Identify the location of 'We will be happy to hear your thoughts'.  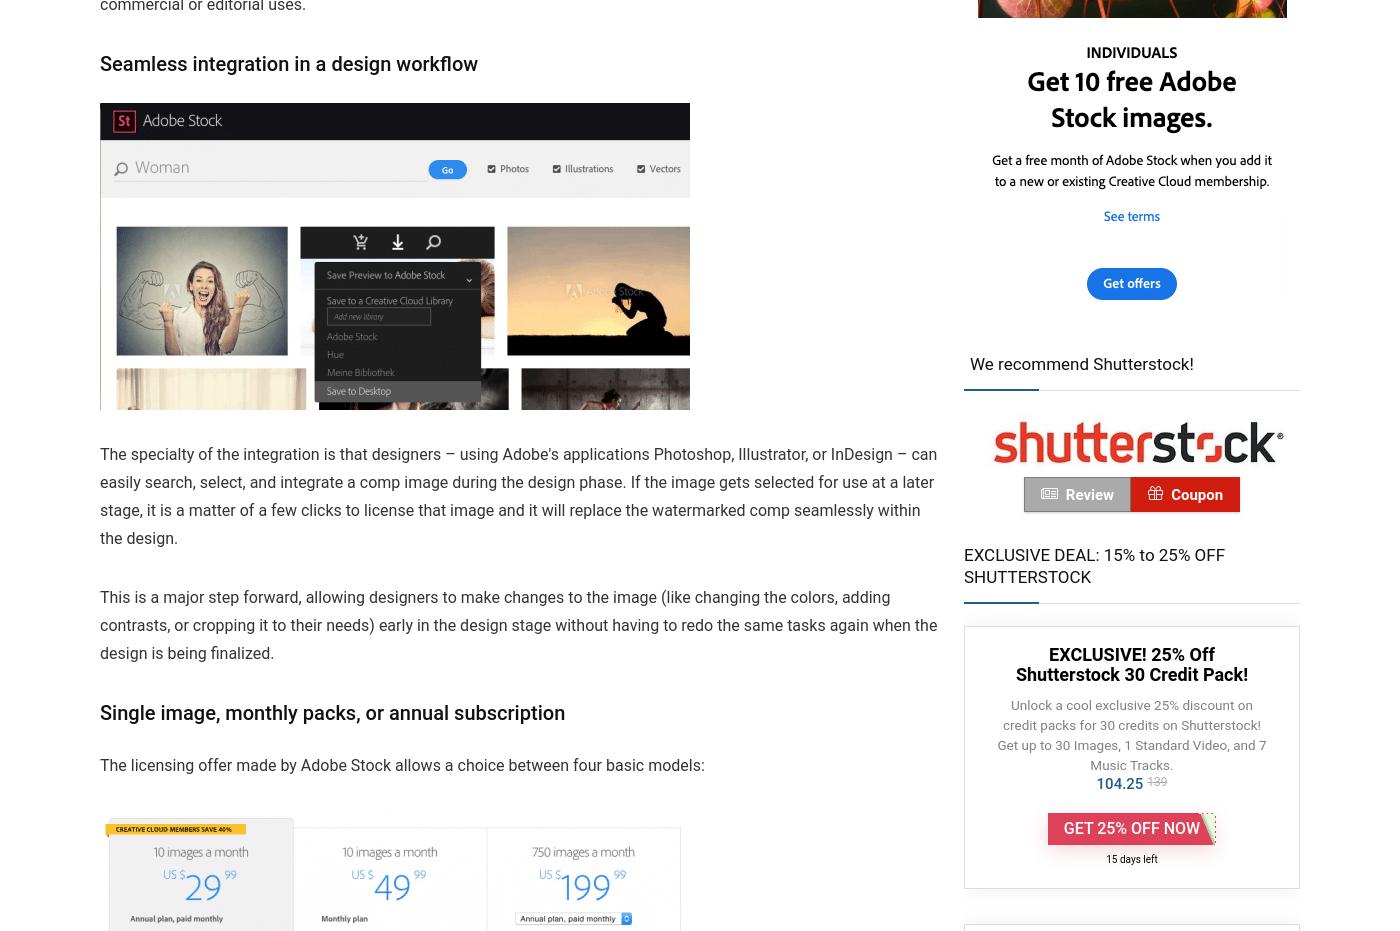
(99, 204).